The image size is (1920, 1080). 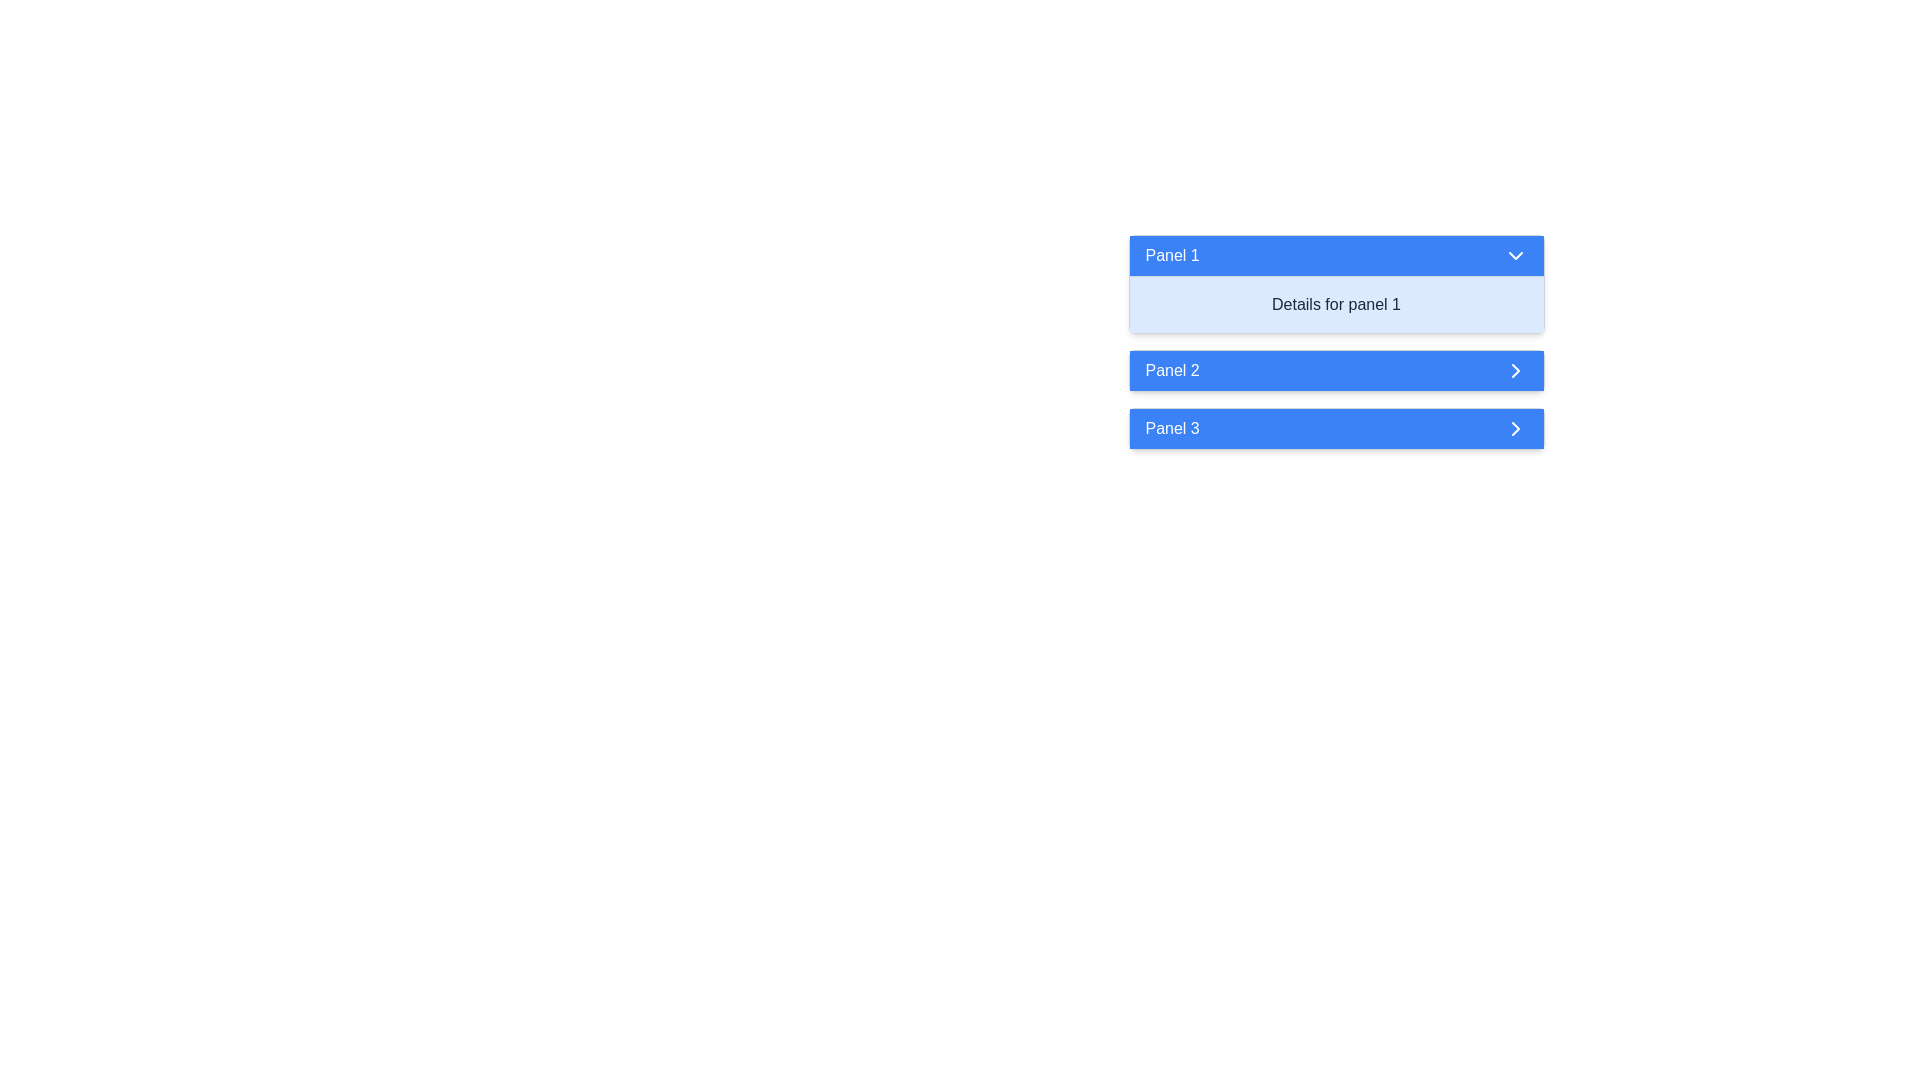 What do you see at coordinates (1515, 254) in the screenshot?
I see `the chevron icon located at the right edge of the blue header labeled 'Panel 1'` at bounding box center [1515, 254].